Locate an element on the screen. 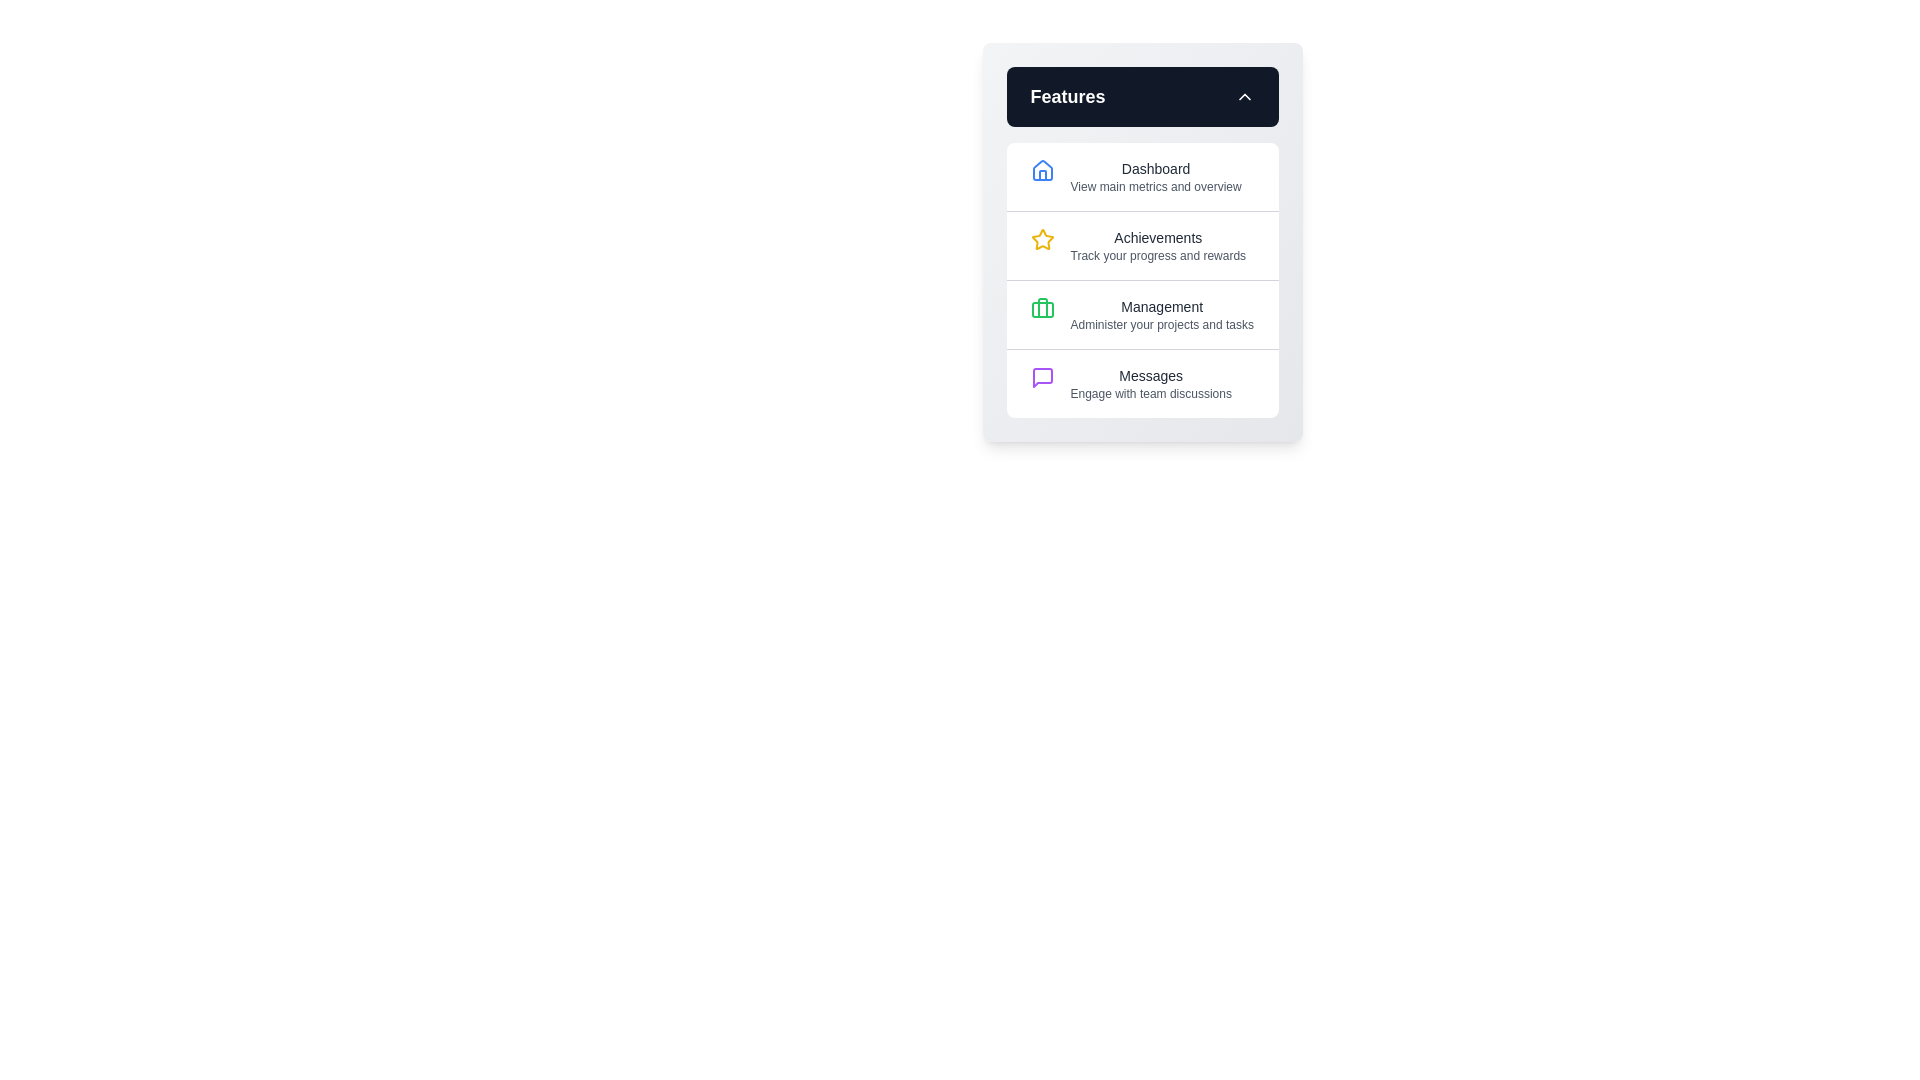  the text label displaying 'Engage with team discussions', which is a smaller subtitle positioned under the 'Messages' title in the 'Features' card is located at coordinates (1151, 393).